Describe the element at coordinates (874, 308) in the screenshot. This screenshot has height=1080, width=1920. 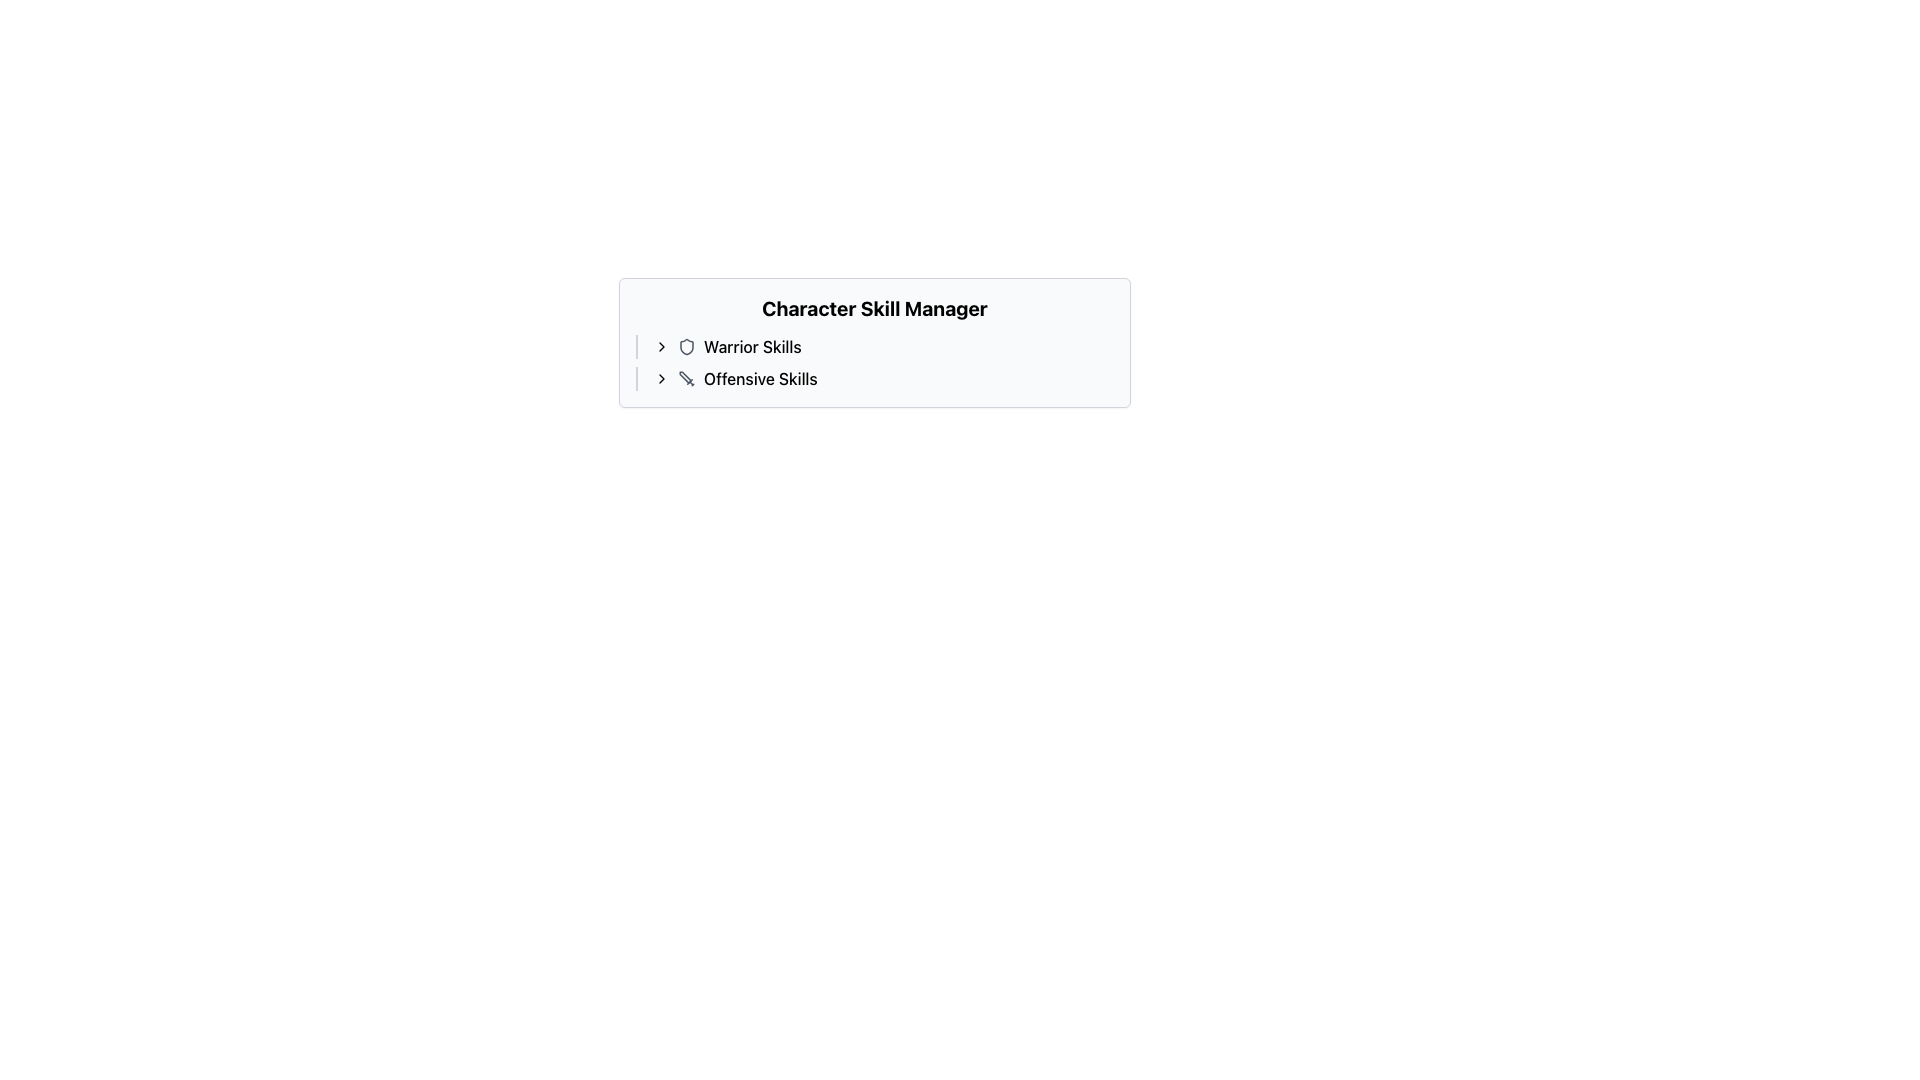
I see `the Label (Text) that serves as the title or heading for the character skills section, positioned centrally above 'Warrior Skills' and 'Offensive Skills'` at that location.